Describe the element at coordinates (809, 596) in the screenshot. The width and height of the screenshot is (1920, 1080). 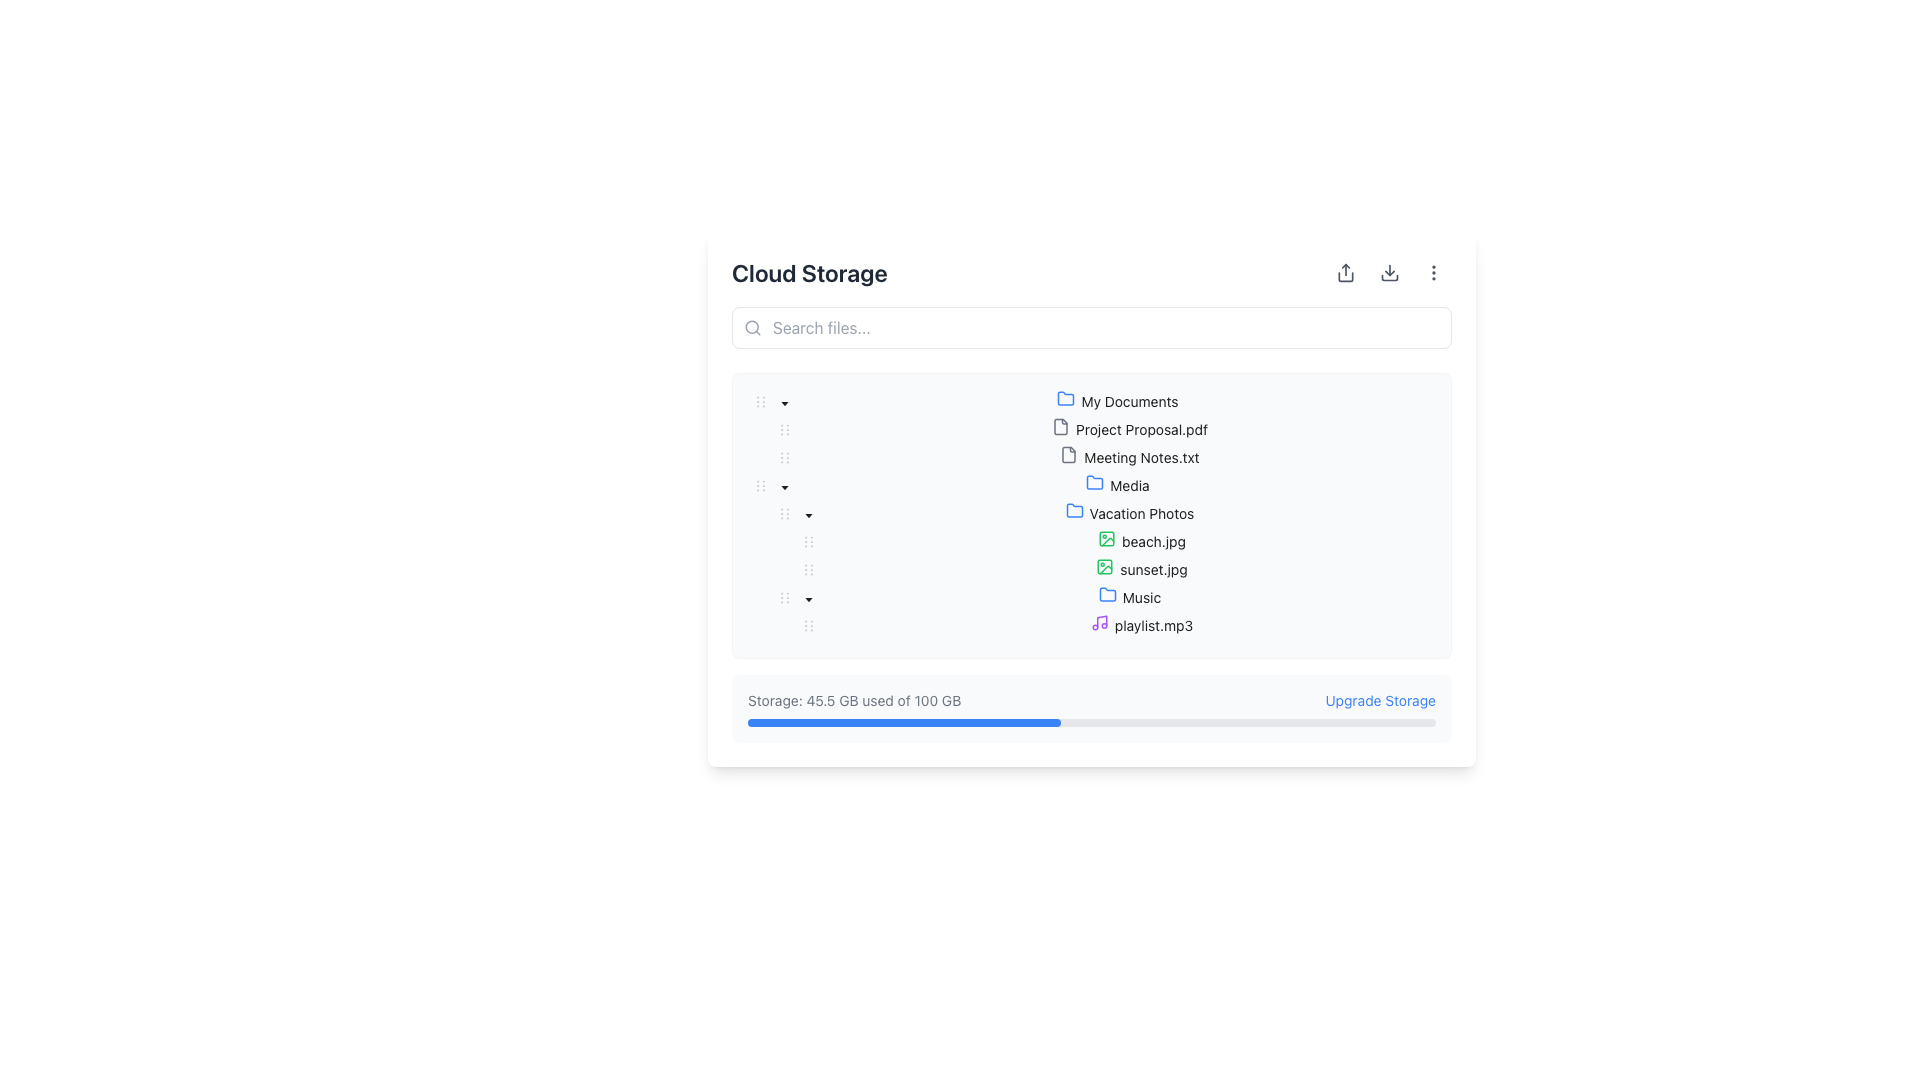
I see `the collapse button located slightly to the left of the 'Music' text in the hierarchical tree structure under the 'Vacation Photos' node` at that location.